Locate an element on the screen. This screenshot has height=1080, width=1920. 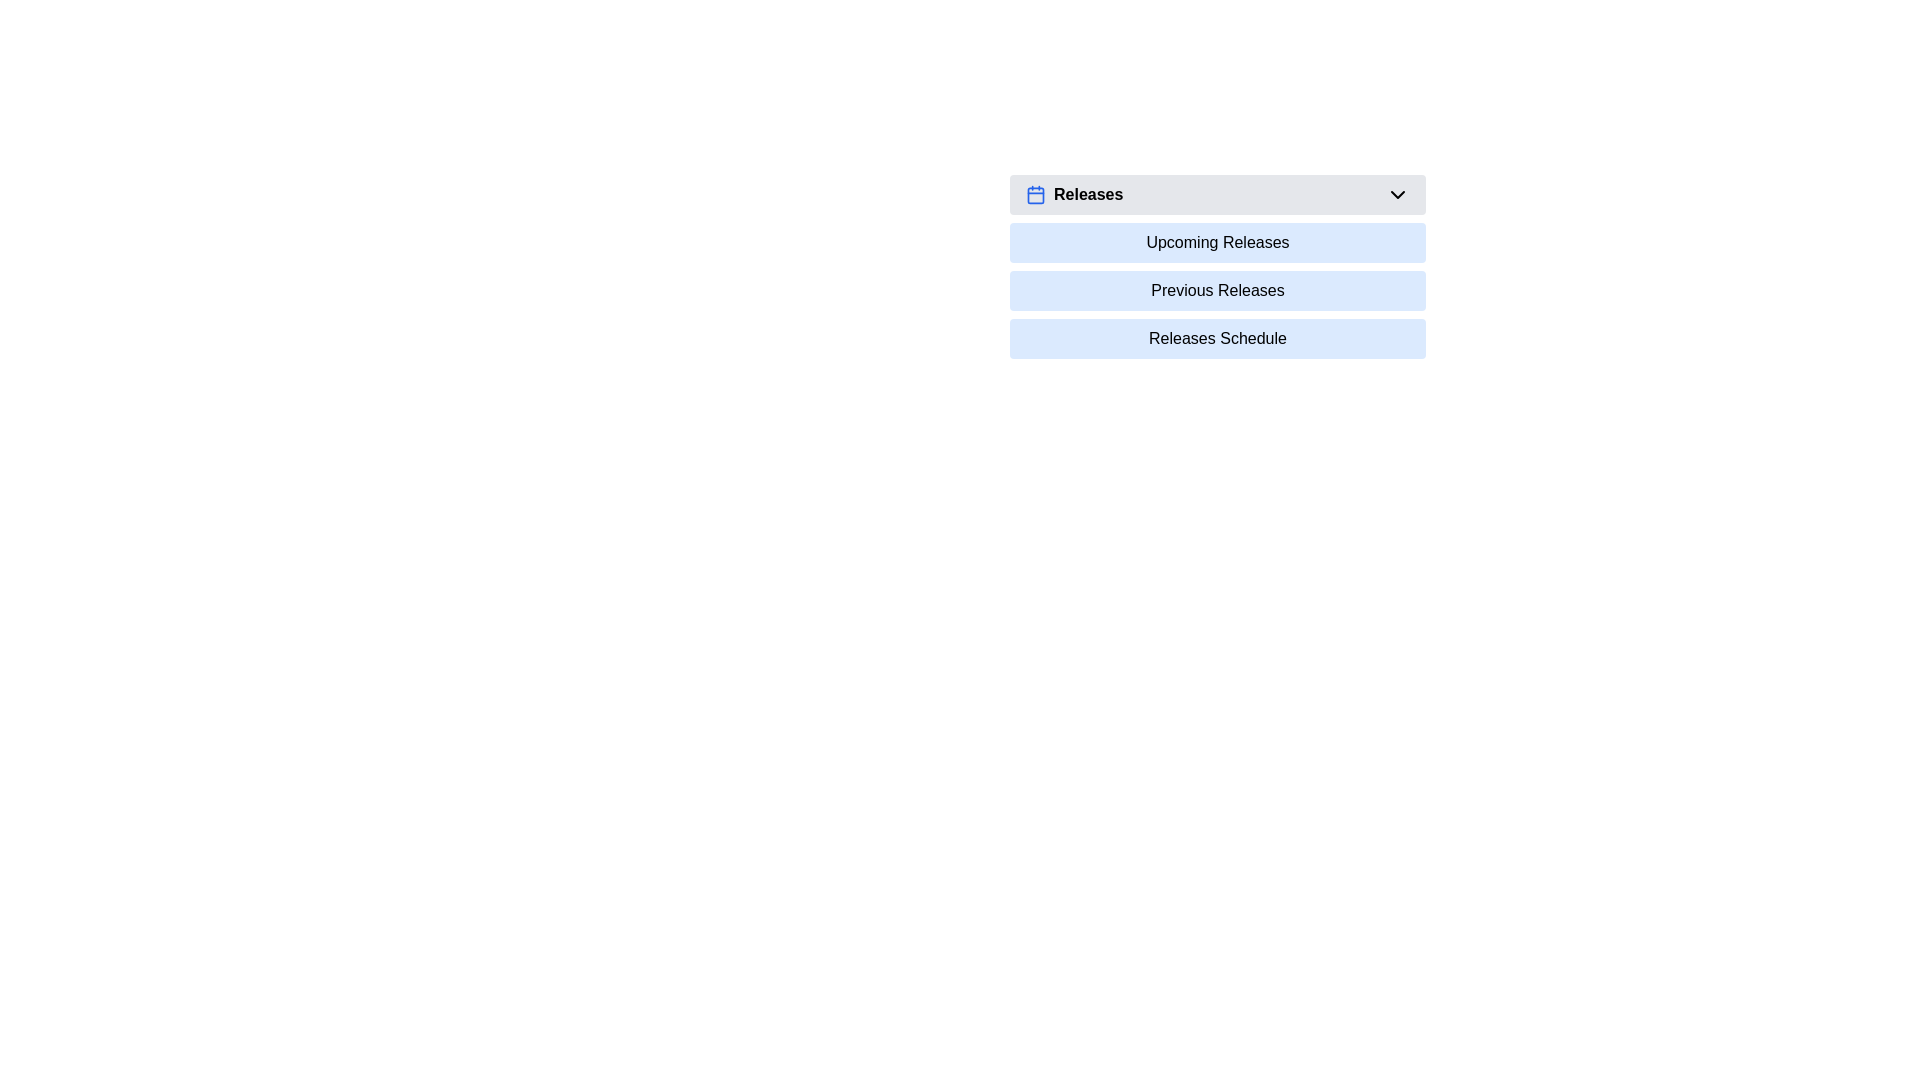
the chevron icon button located to the far right side of the 'Releases' title bar is located at coordinates (1396, 195).